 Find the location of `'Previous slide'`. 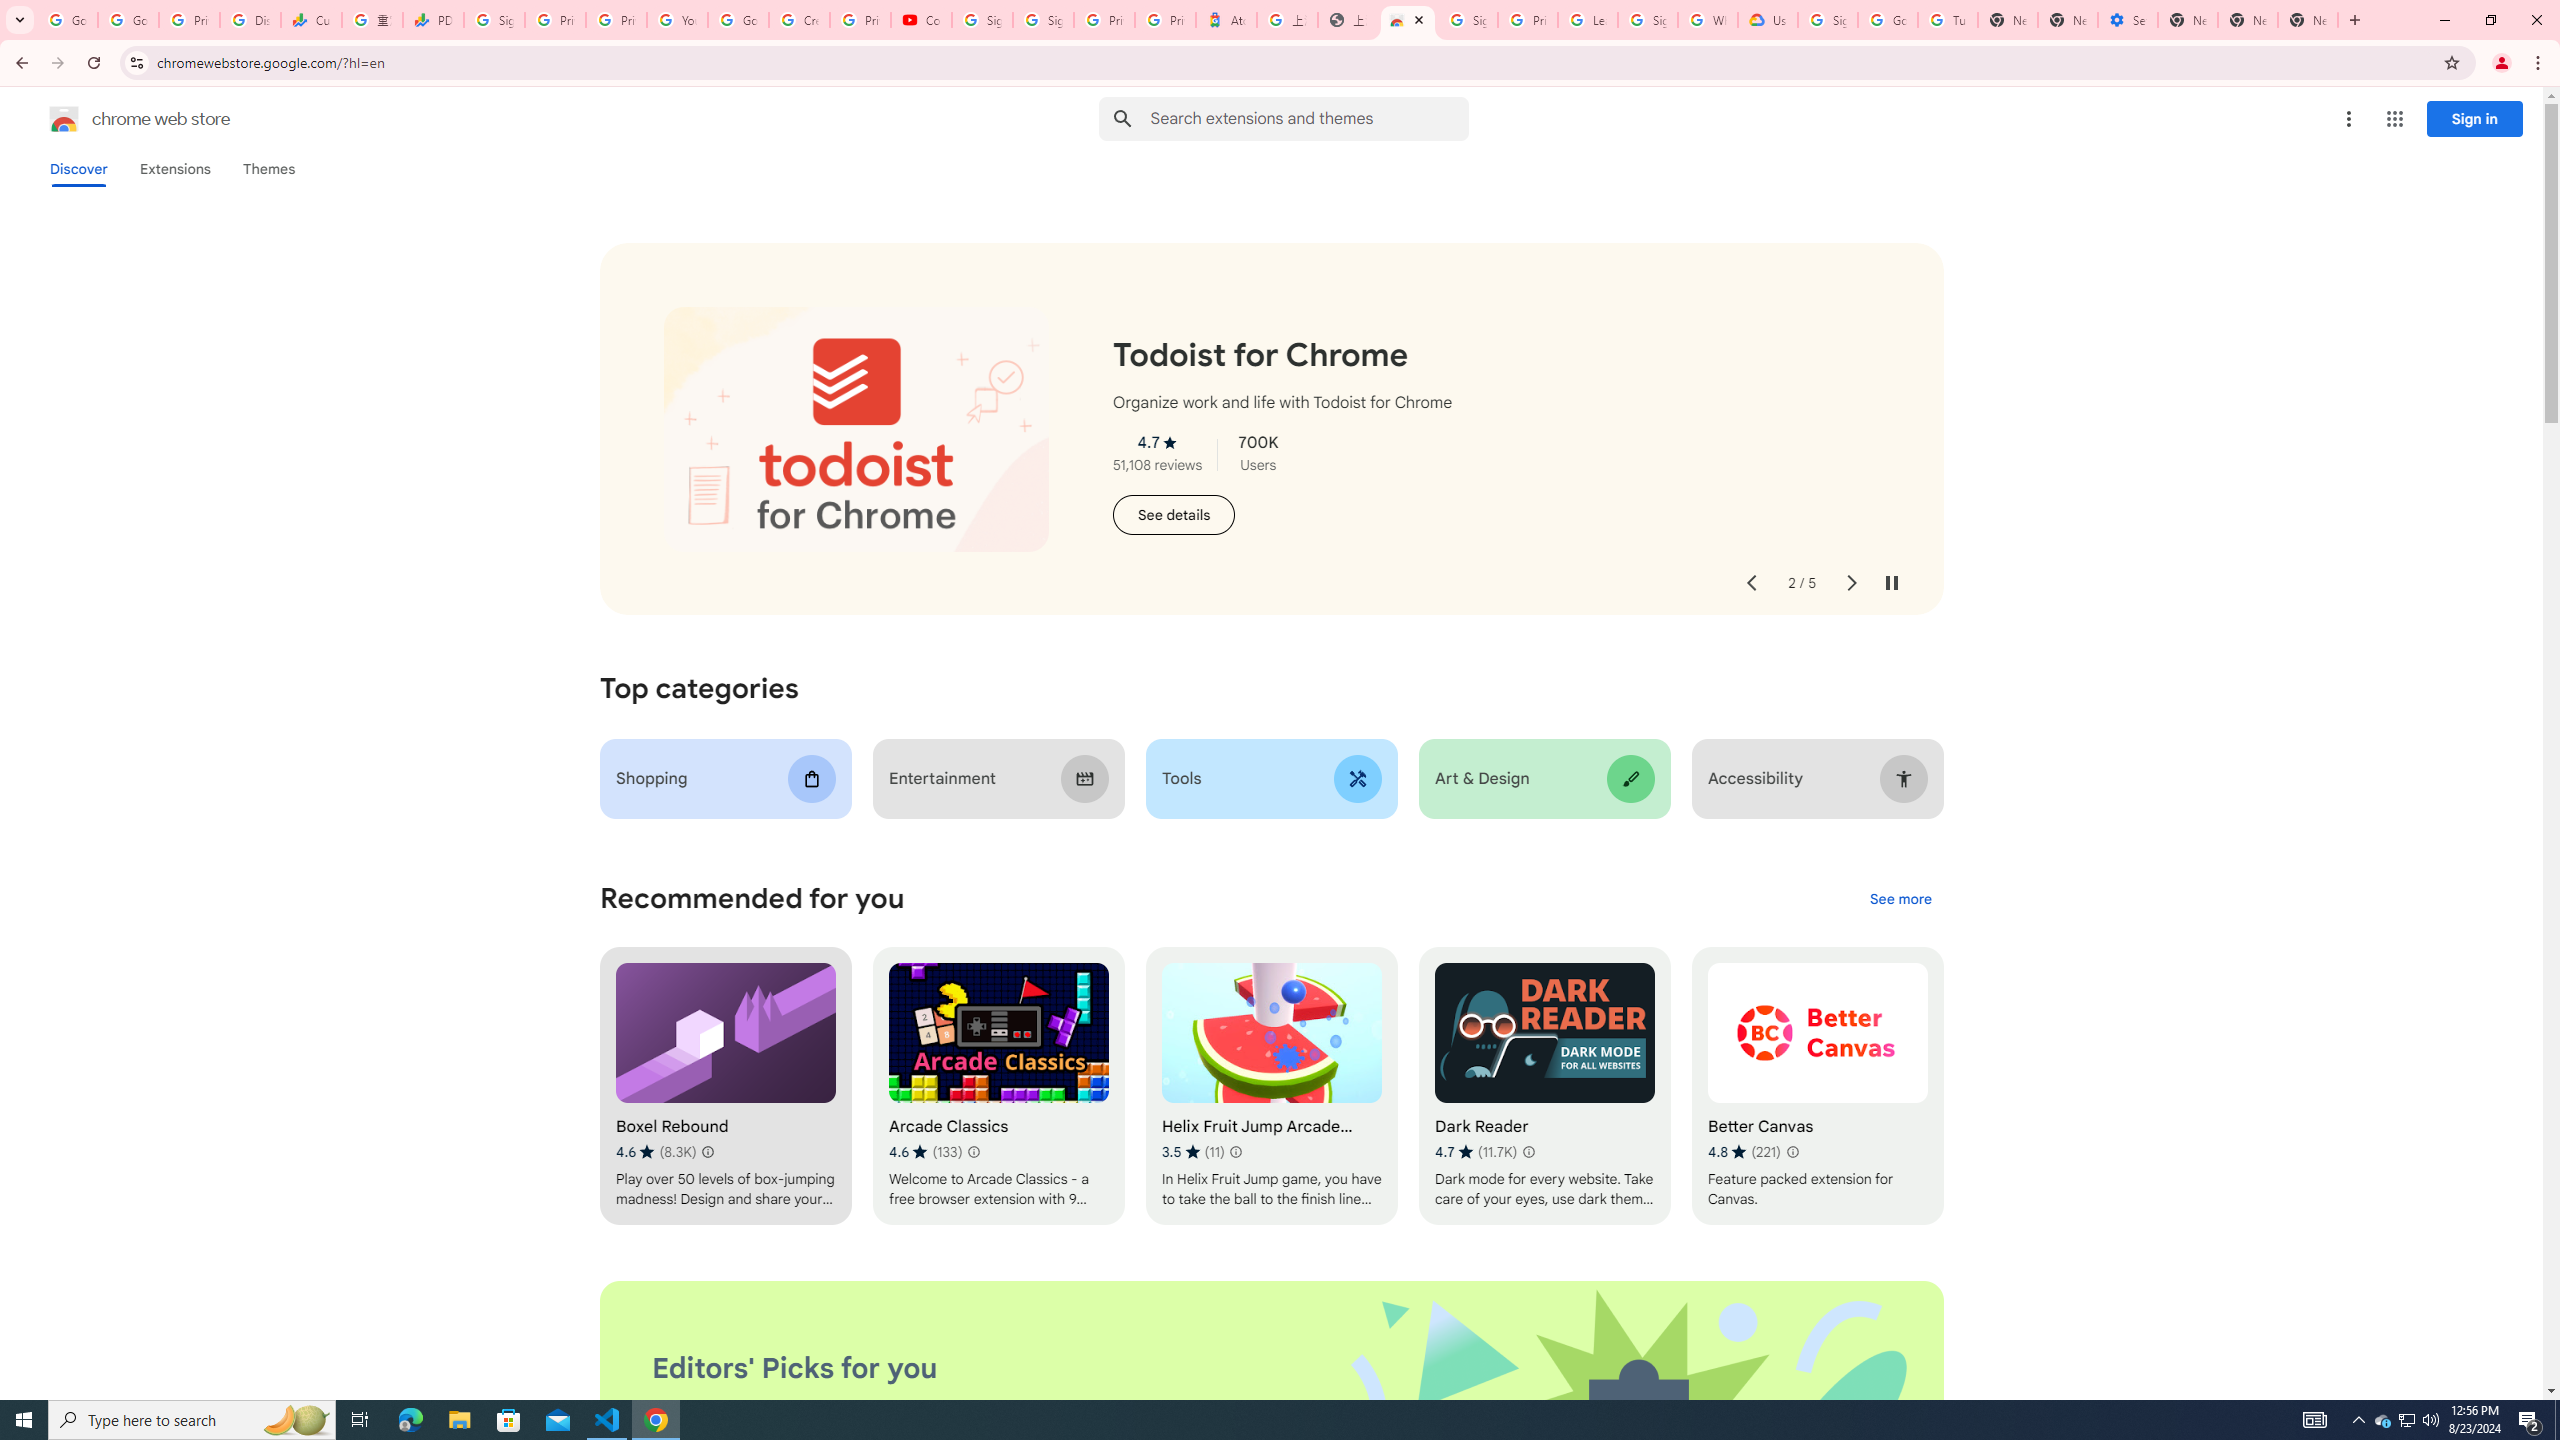

'Previous slide' is located at coordinates (1750, 582).